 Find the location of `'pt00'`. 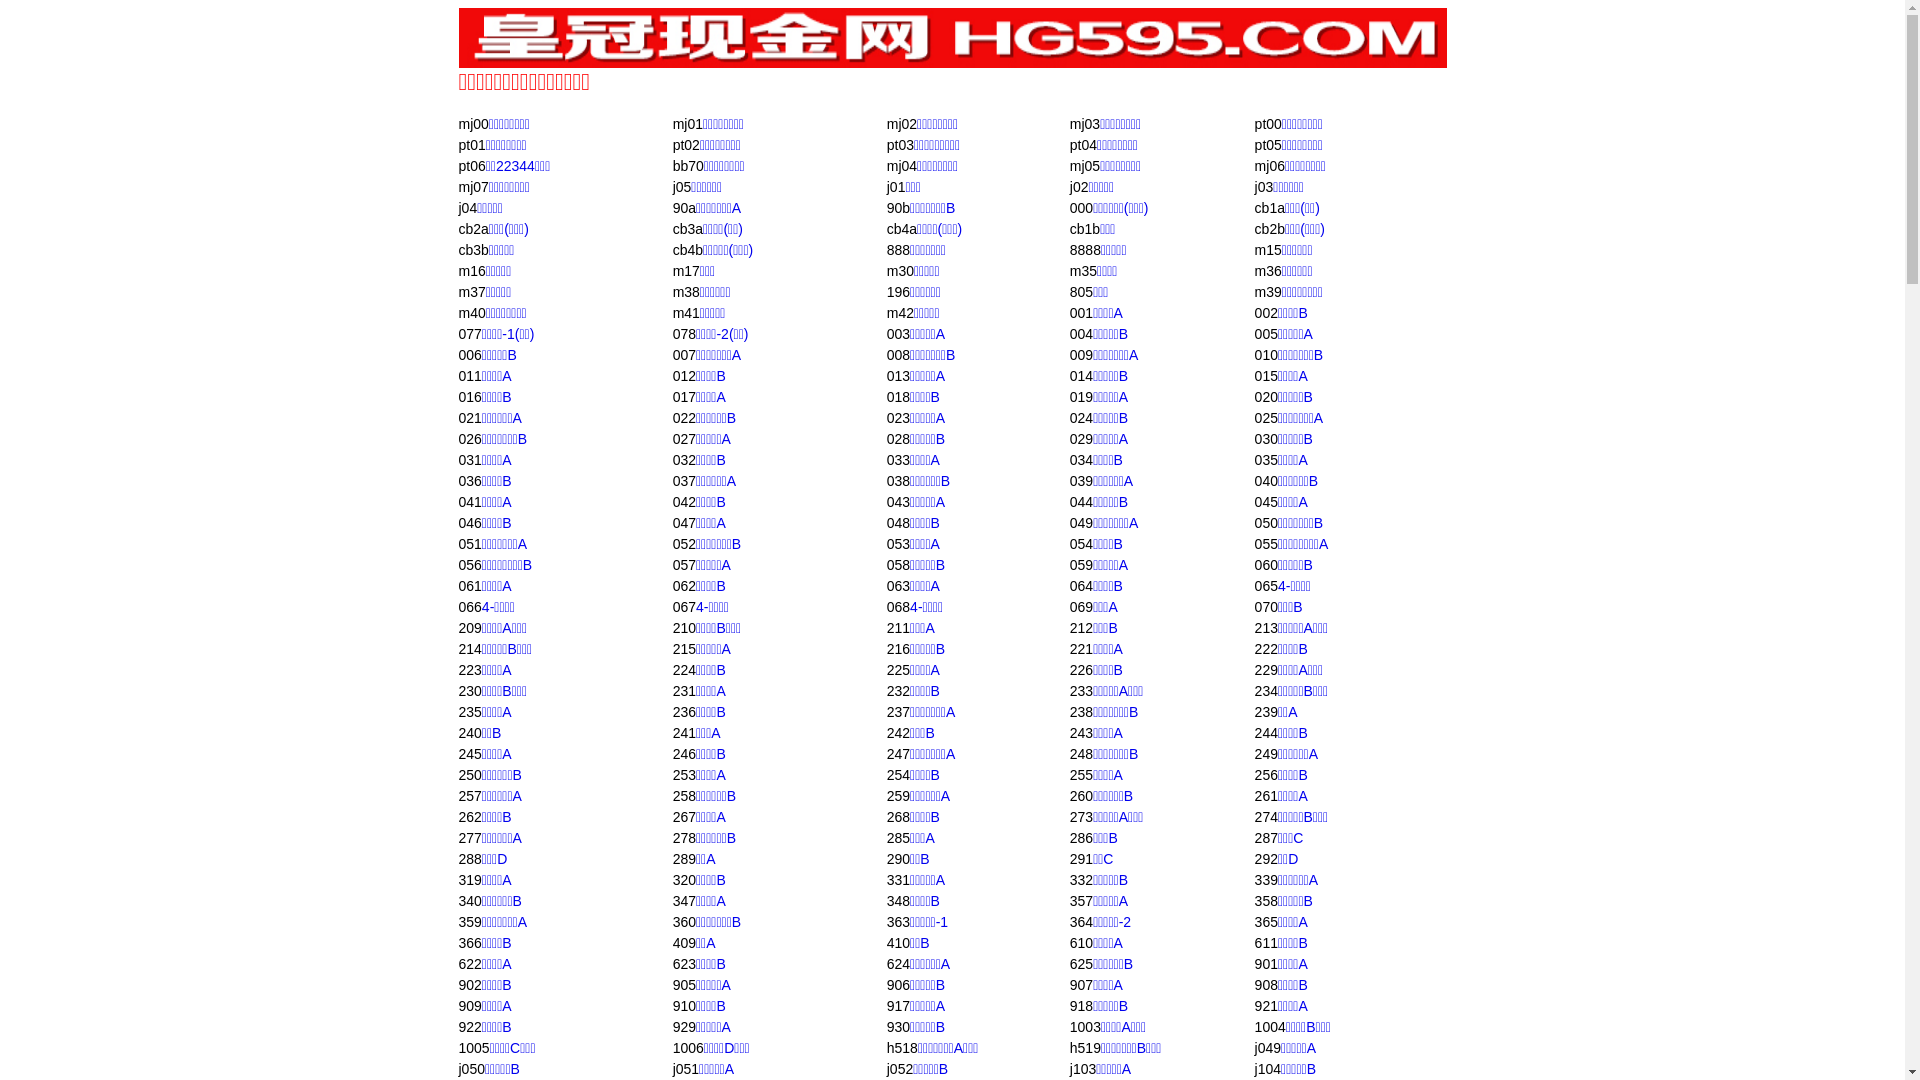

'pt00' is located at coordinates (1267, 123).